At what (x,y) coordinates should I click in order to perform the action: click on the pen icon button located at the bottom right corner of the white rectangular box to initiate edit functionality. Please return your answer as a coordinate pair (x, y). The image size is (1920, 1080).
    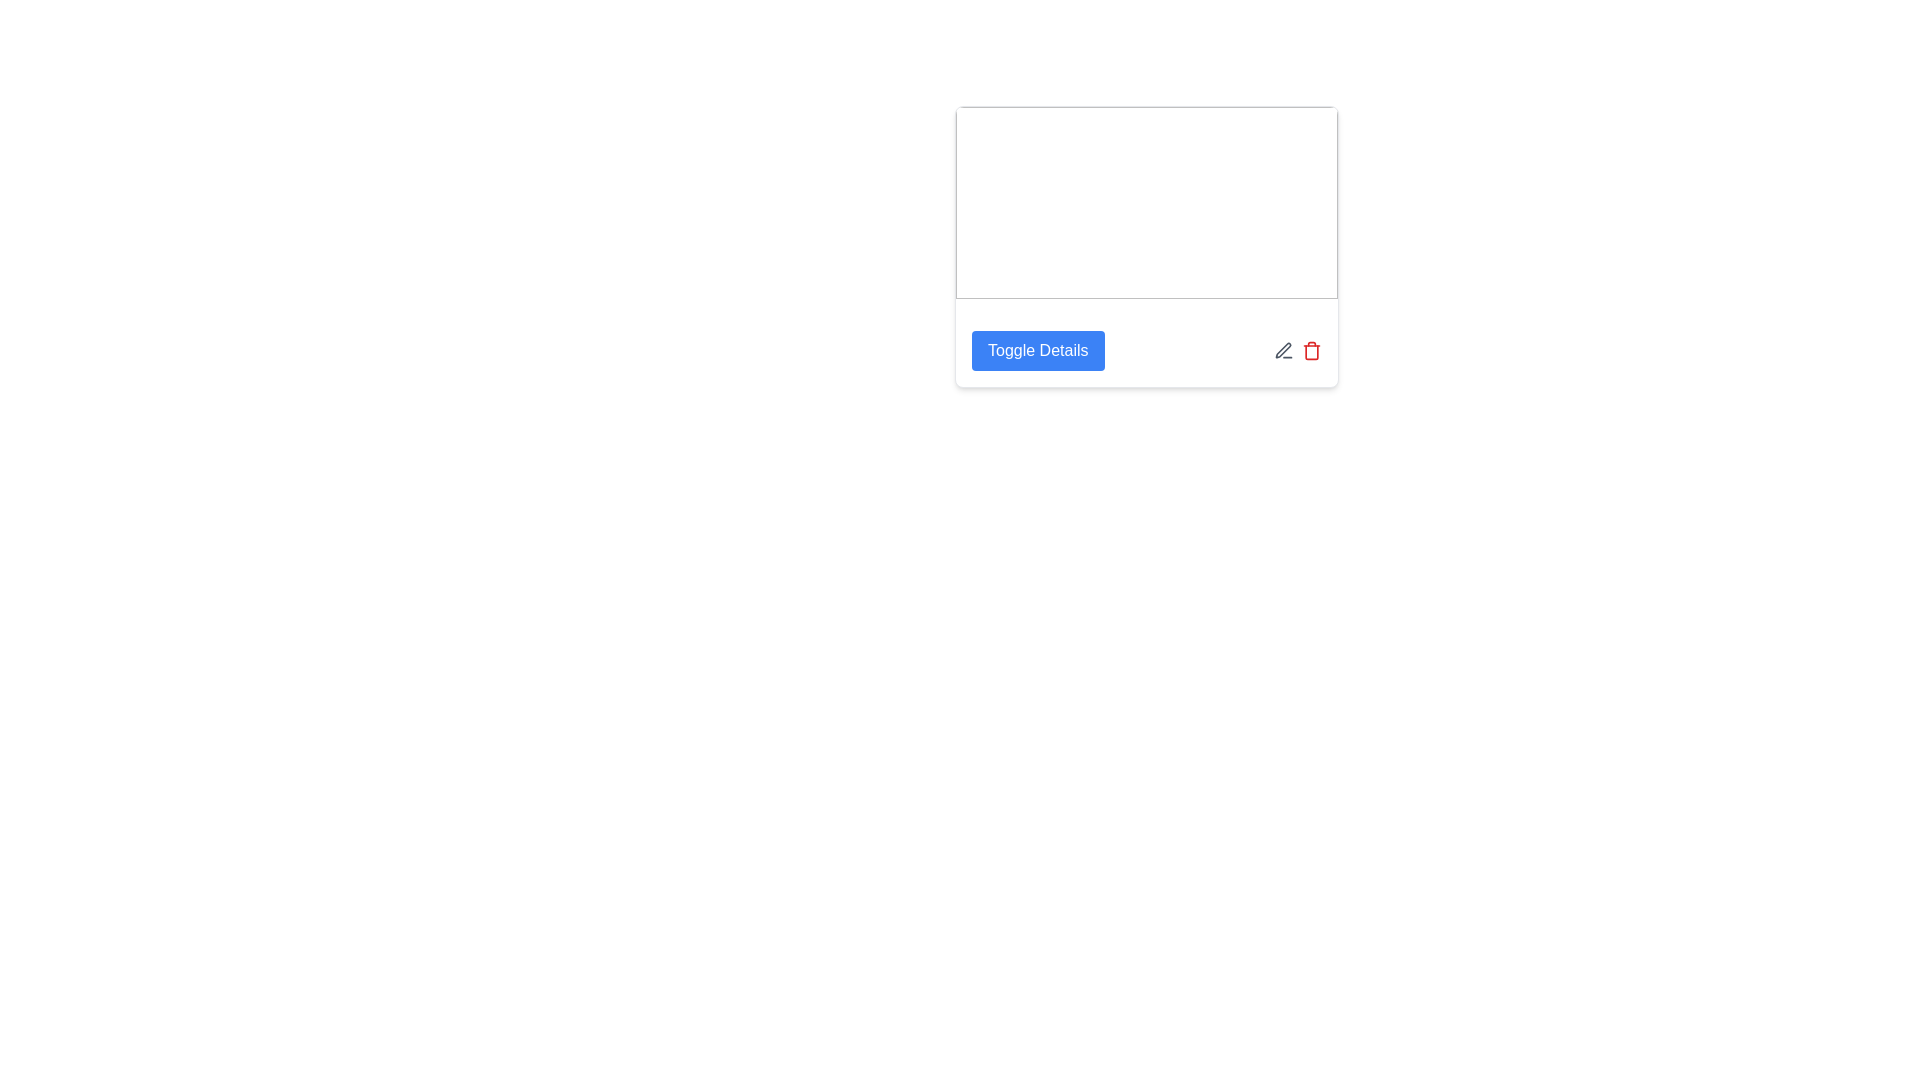
    Looking at the image, I should click on (1283, 350).